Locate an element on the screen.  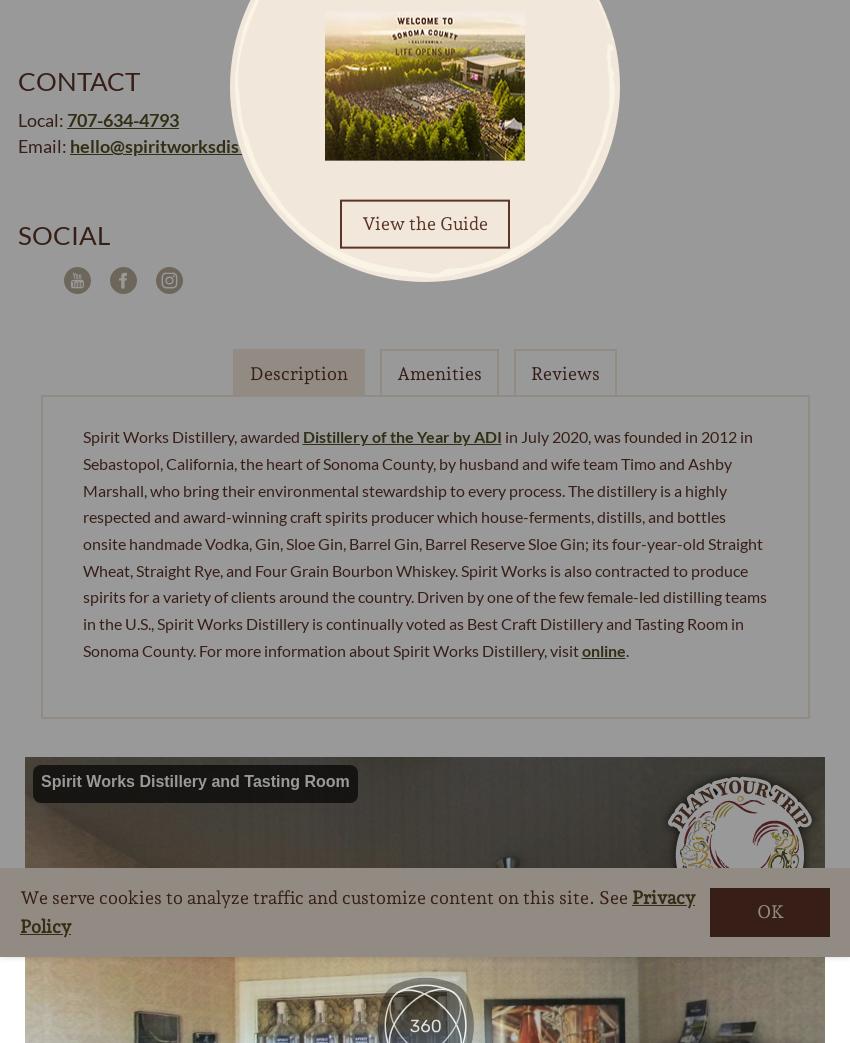
'hello@spiritworksdistillery.com' is located at coordinates (70, 146).